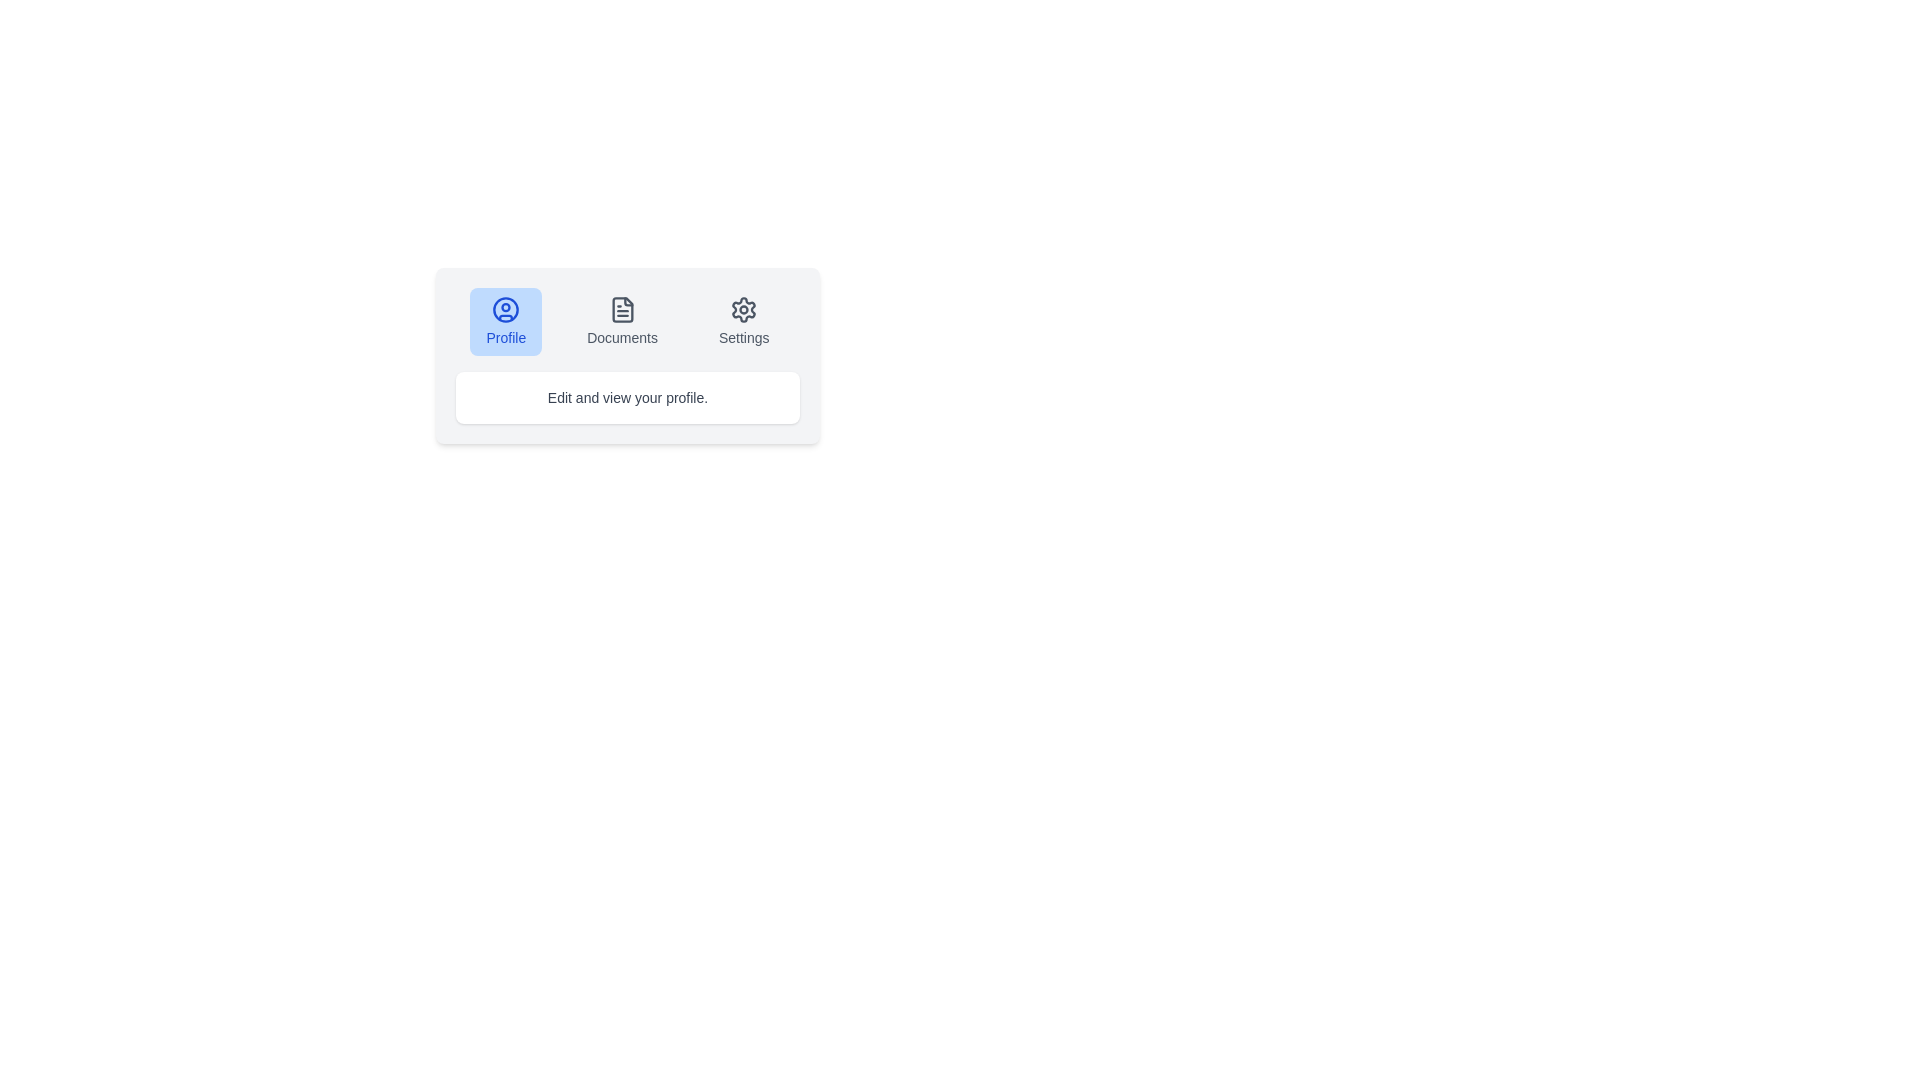 This screenshot has width=1920, height=1080. Describe the element at coordinates (621, 309) in the screenshot. I see `the icon in the second slot of the horizontal arrangement` at that location.